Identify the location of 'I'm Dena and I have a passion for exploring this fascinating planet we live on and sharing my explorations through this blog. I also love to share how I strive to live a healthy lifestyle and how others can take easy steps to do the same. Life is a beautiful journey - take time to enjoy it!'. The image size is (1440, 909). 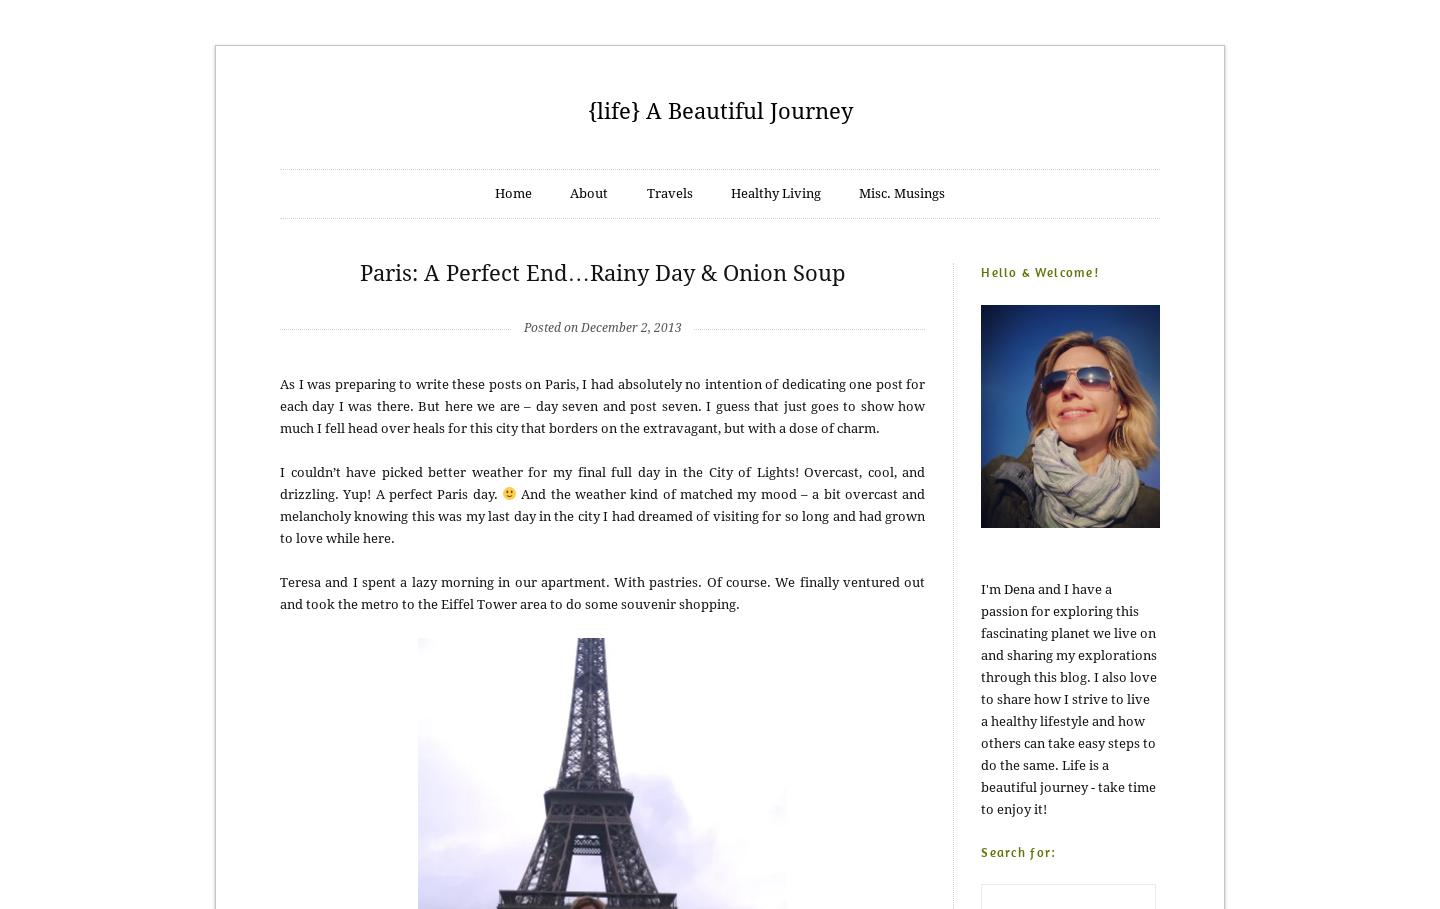
(1069, 698).